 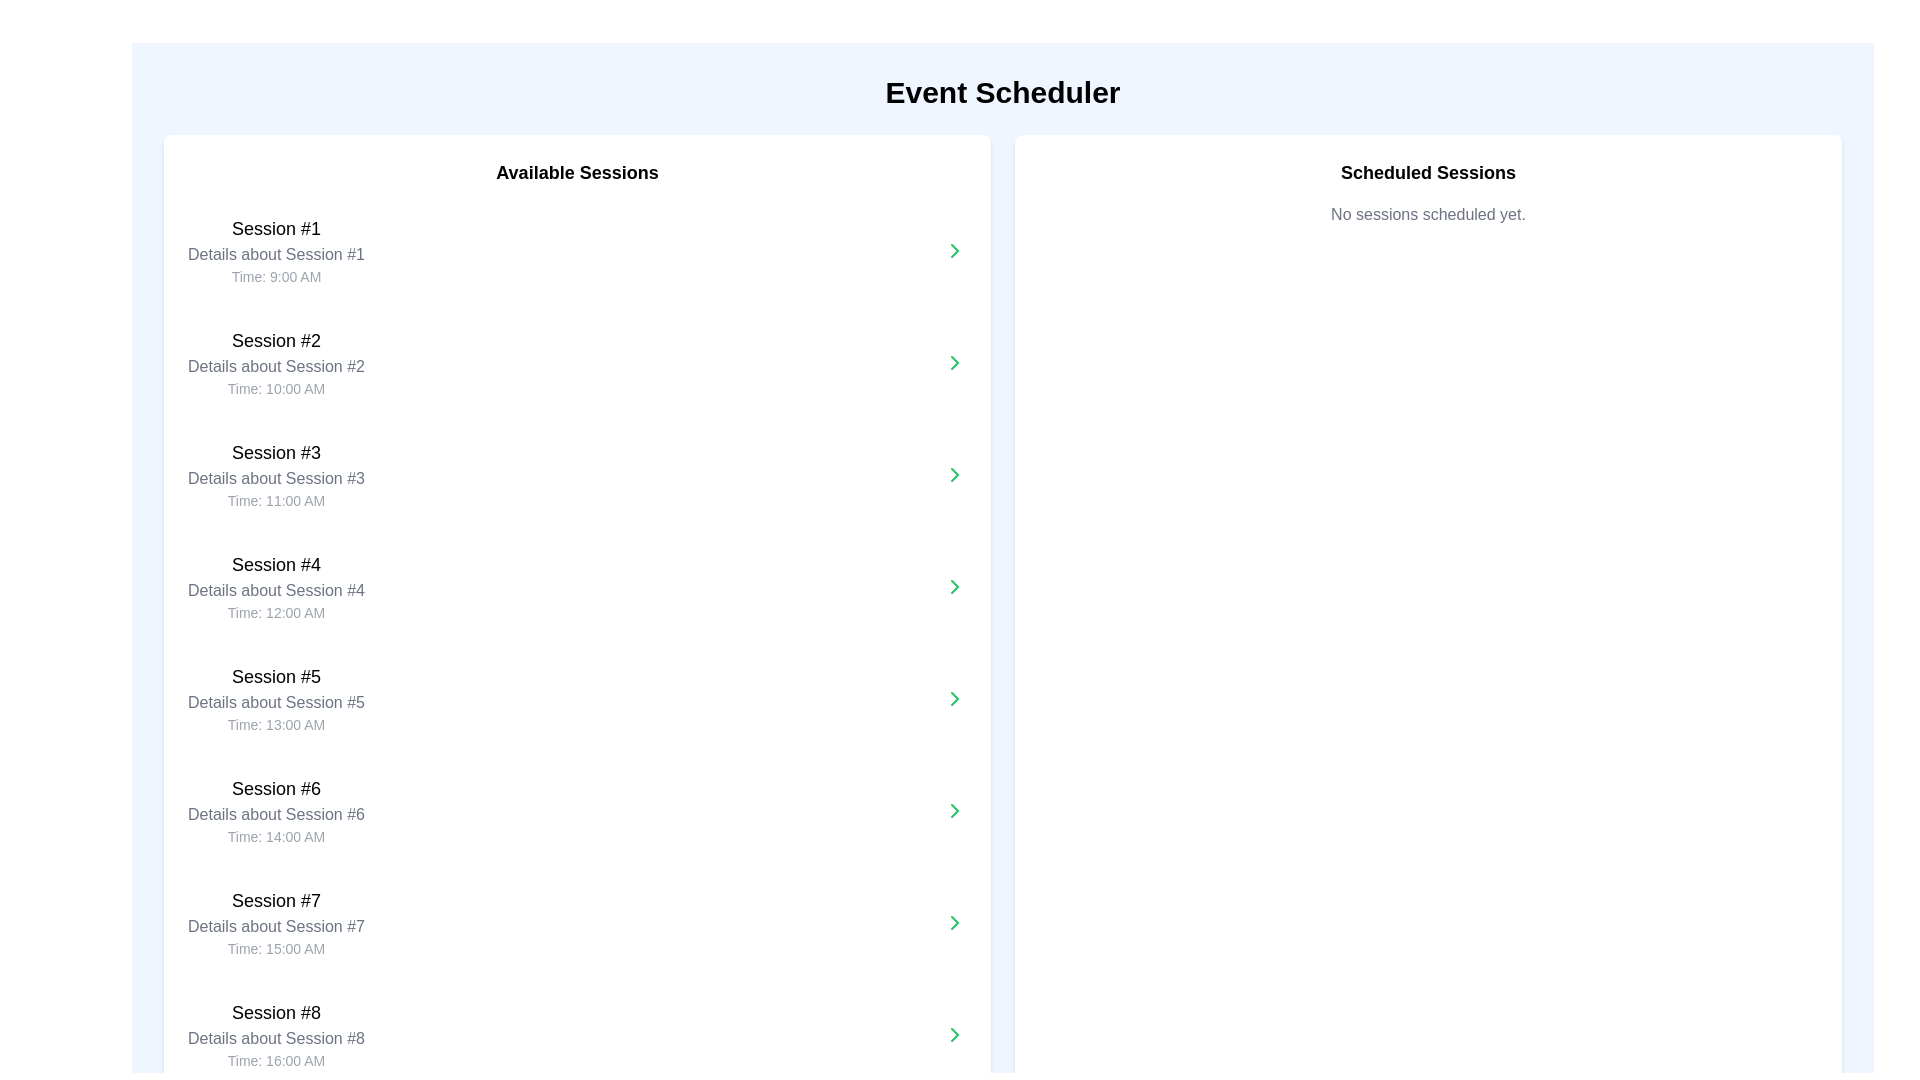 What do you see at coordinates (275, 926) in the screenshot?
I see `the Text Label that provides descriptive details about Session #7, located in the left column under the 'Available Sessions' header` at bounding box center [275, 926].